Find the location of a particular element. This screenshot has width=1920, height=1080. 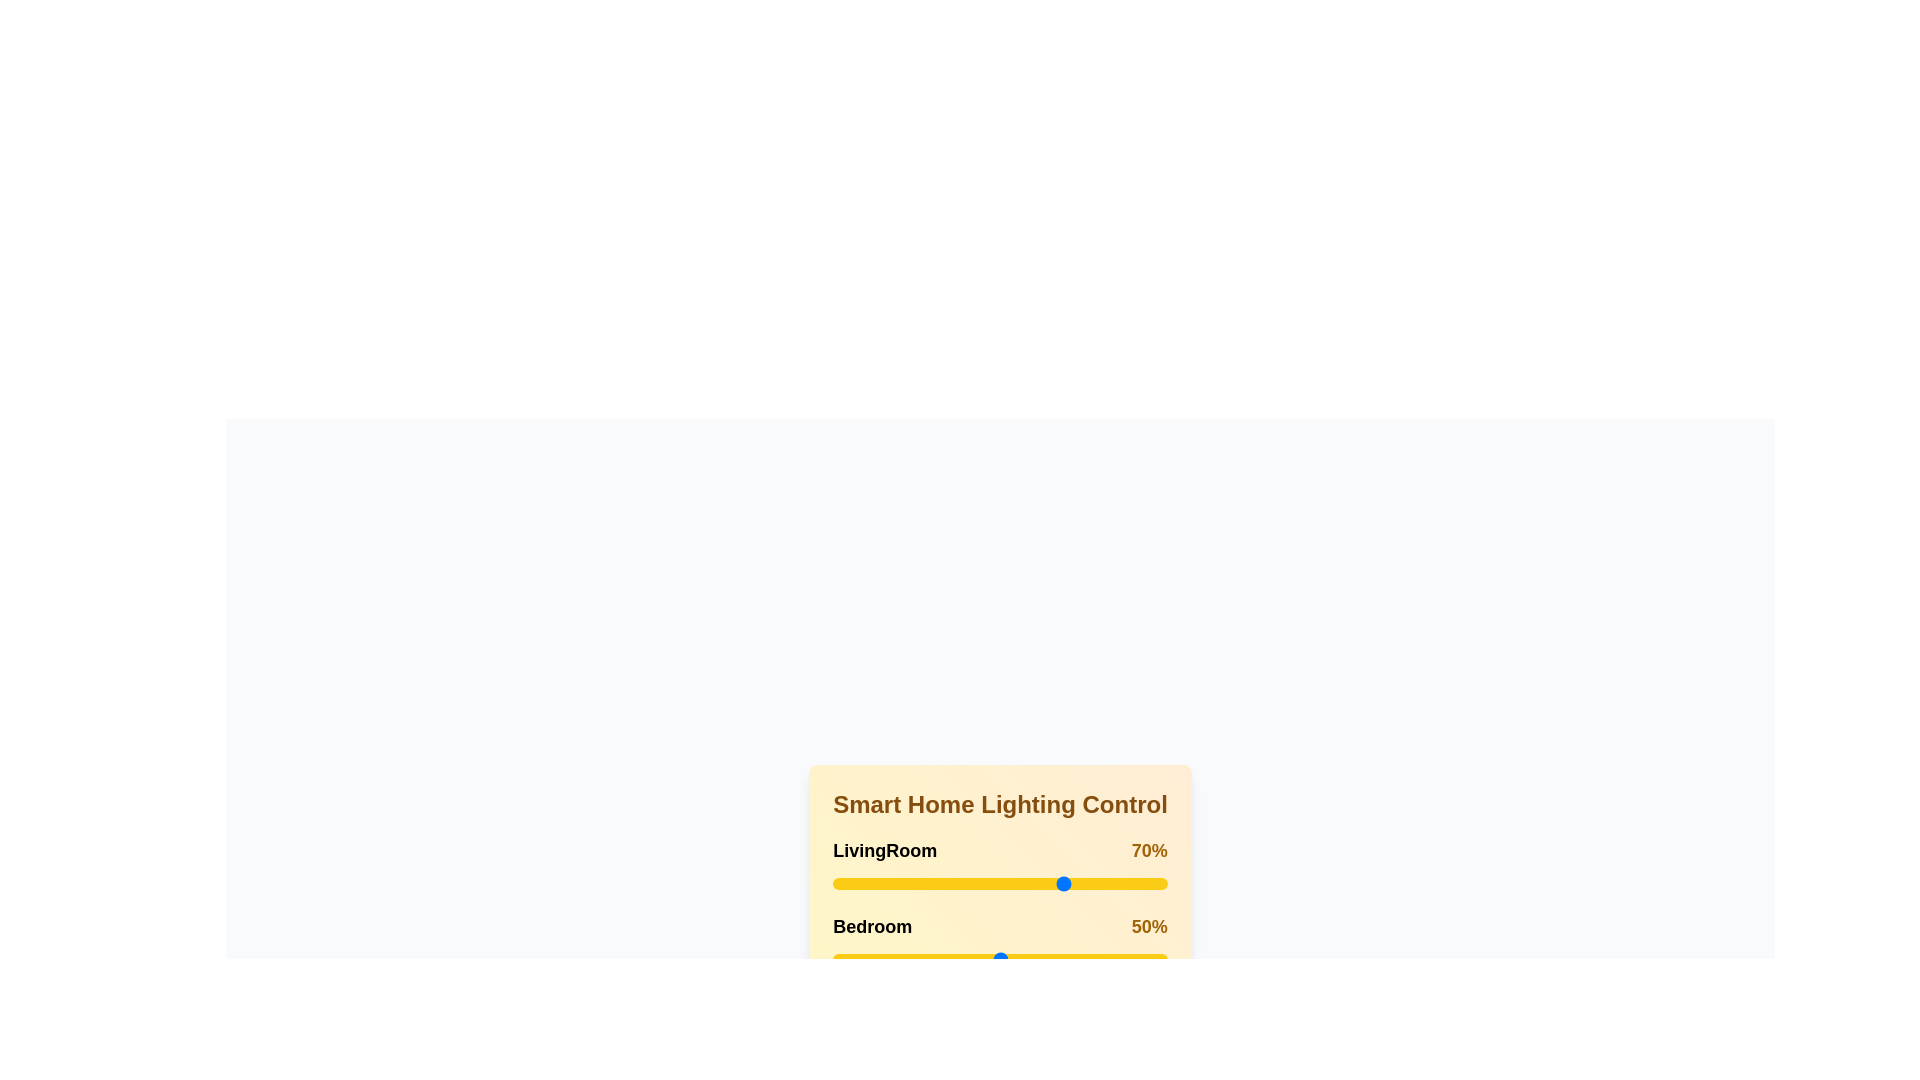

the Living Room lighting level is located at coordinates (1055, 882).